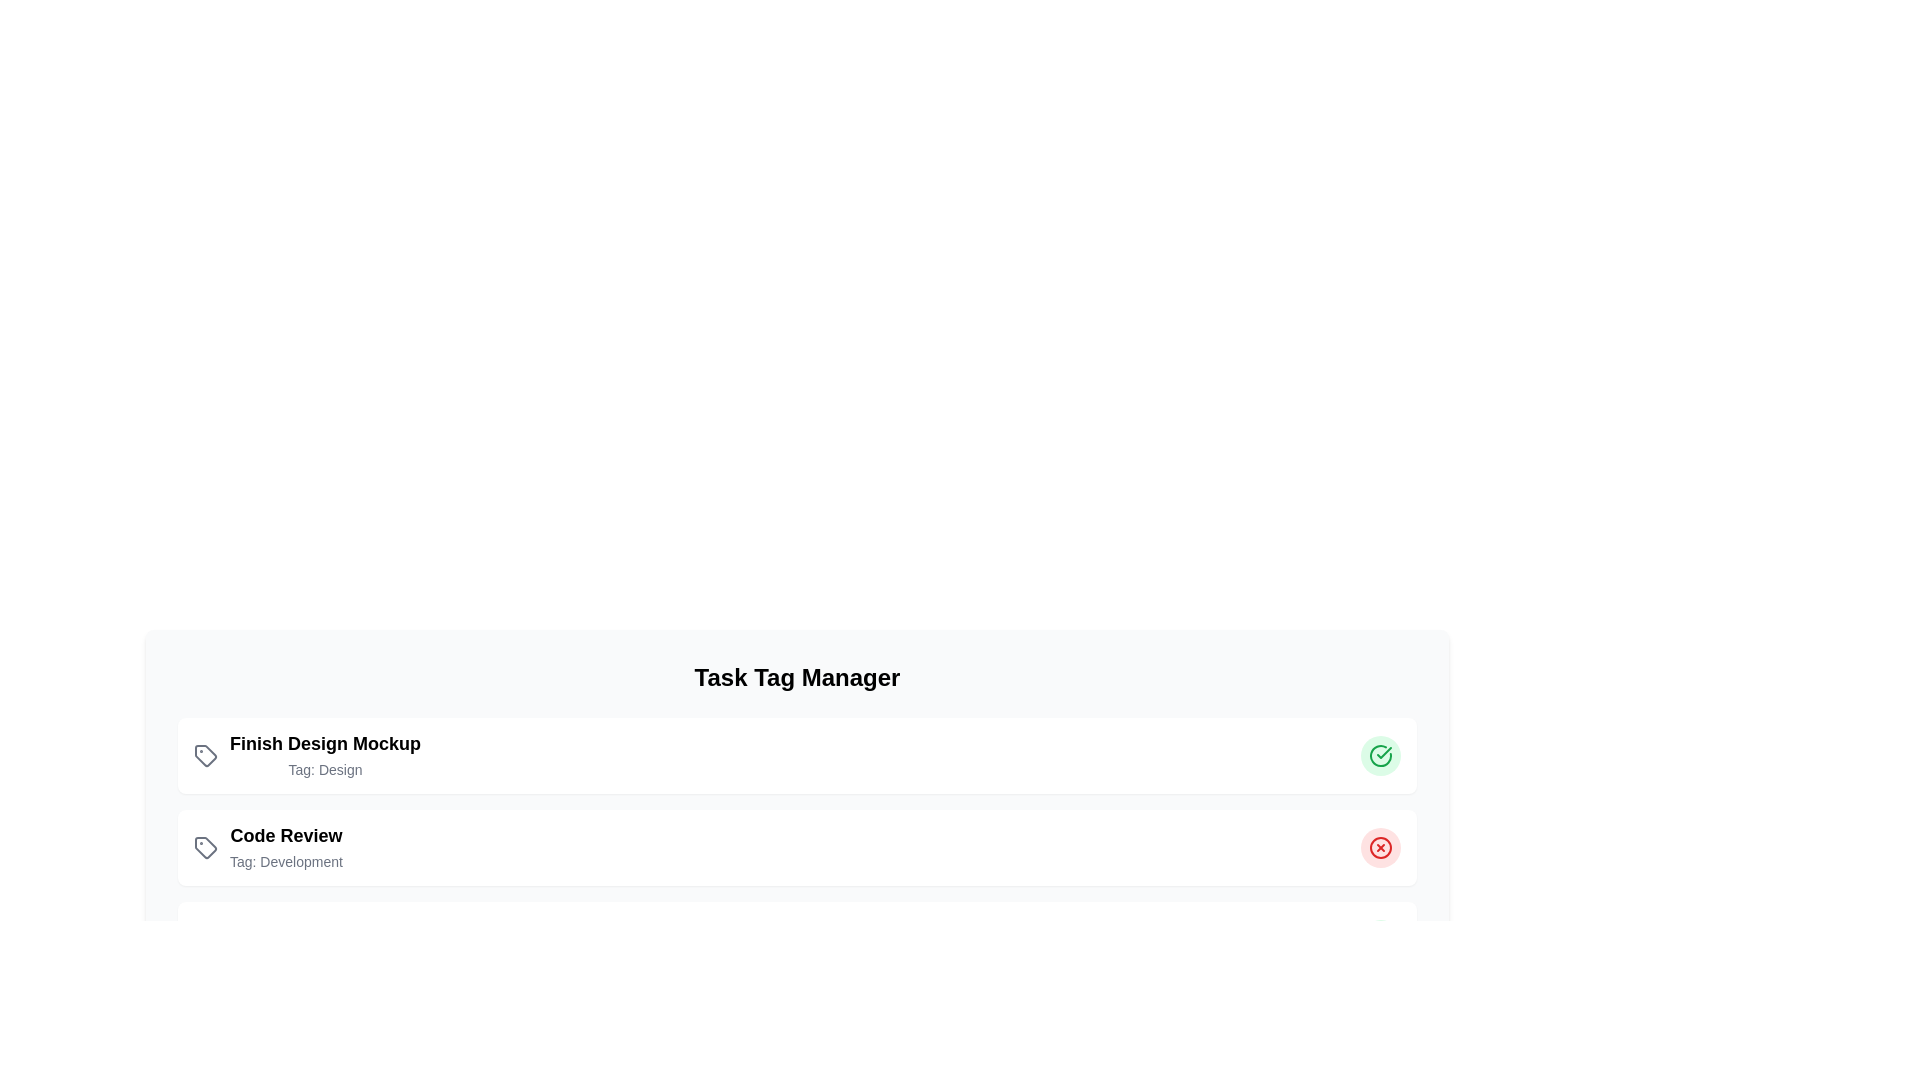  I want to click on the toggle status indicator with a green border and checkmark, located in the upper-right corner of the 'Finish Design Mockup' list item, so click(1380, 756).